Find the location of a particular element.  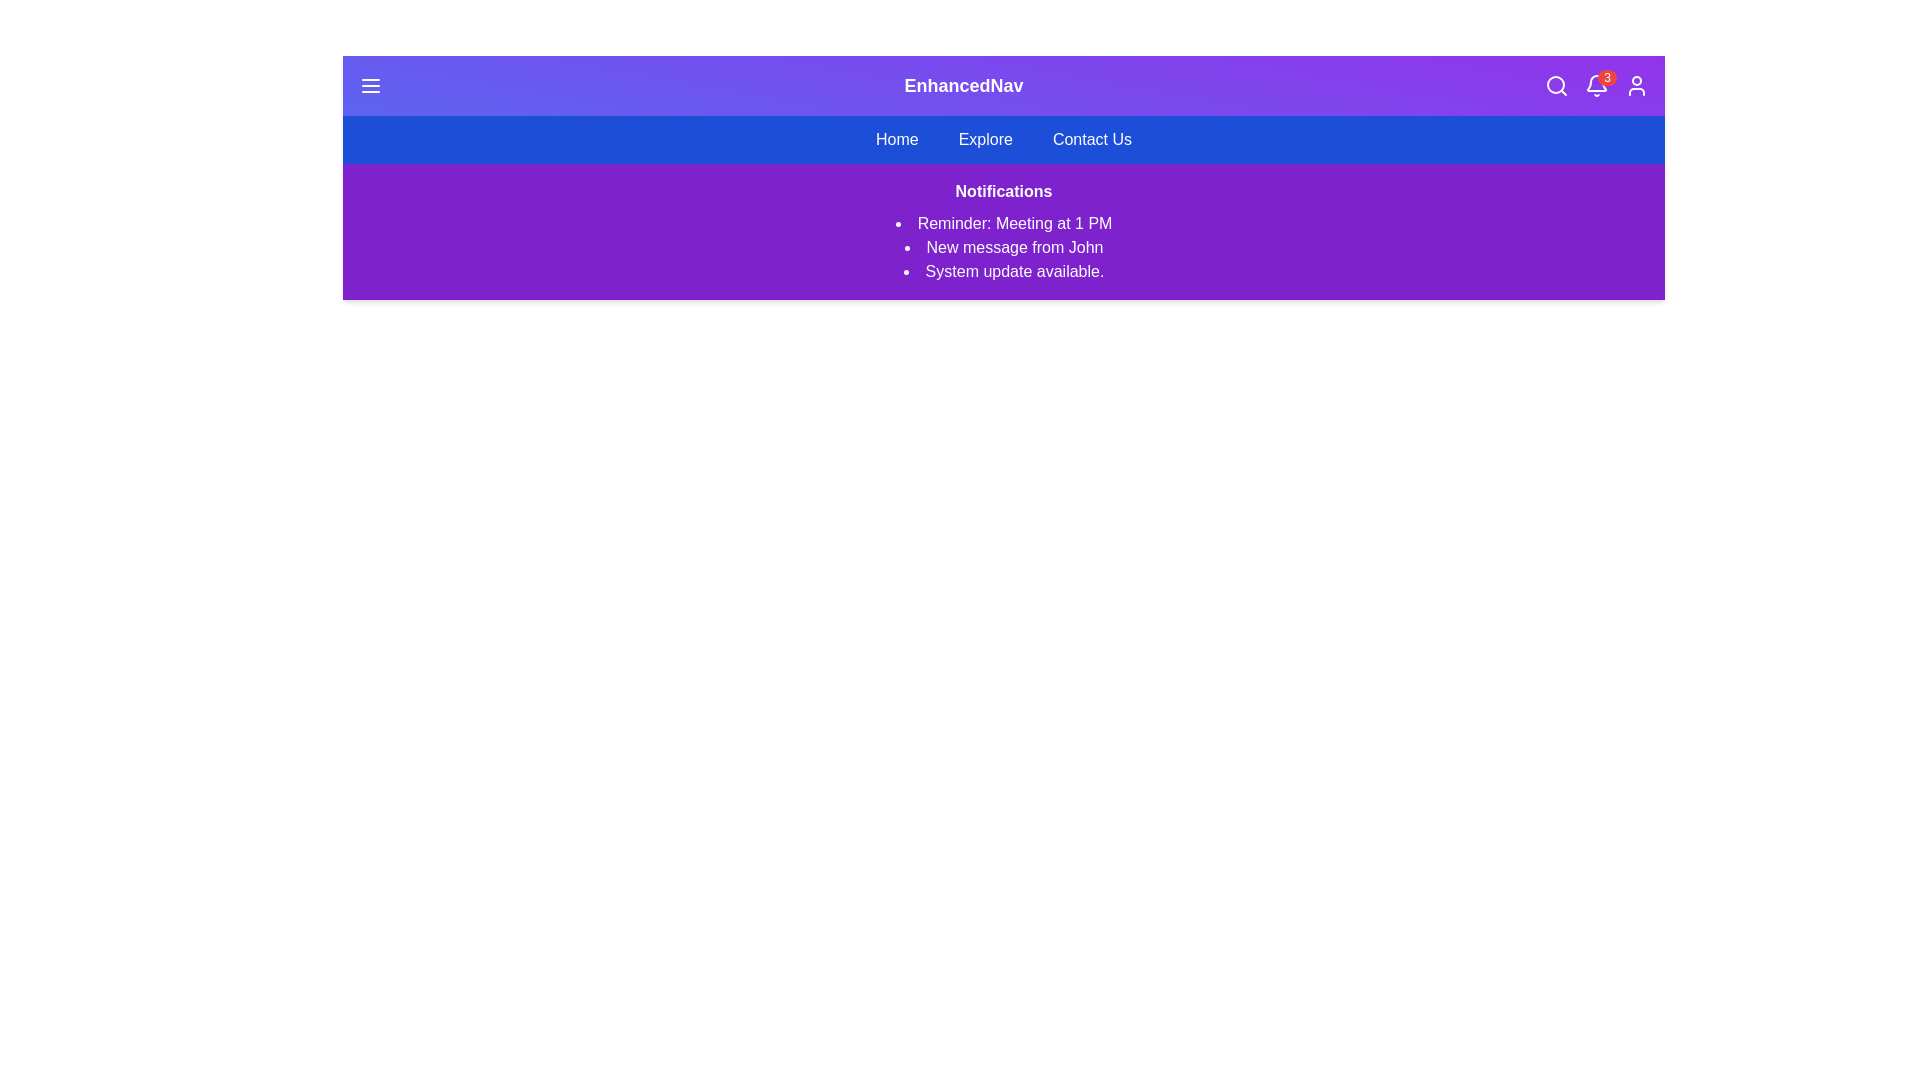

the menu button located at the top-left corner of the navigation bar is located at coordinates (370, 84).